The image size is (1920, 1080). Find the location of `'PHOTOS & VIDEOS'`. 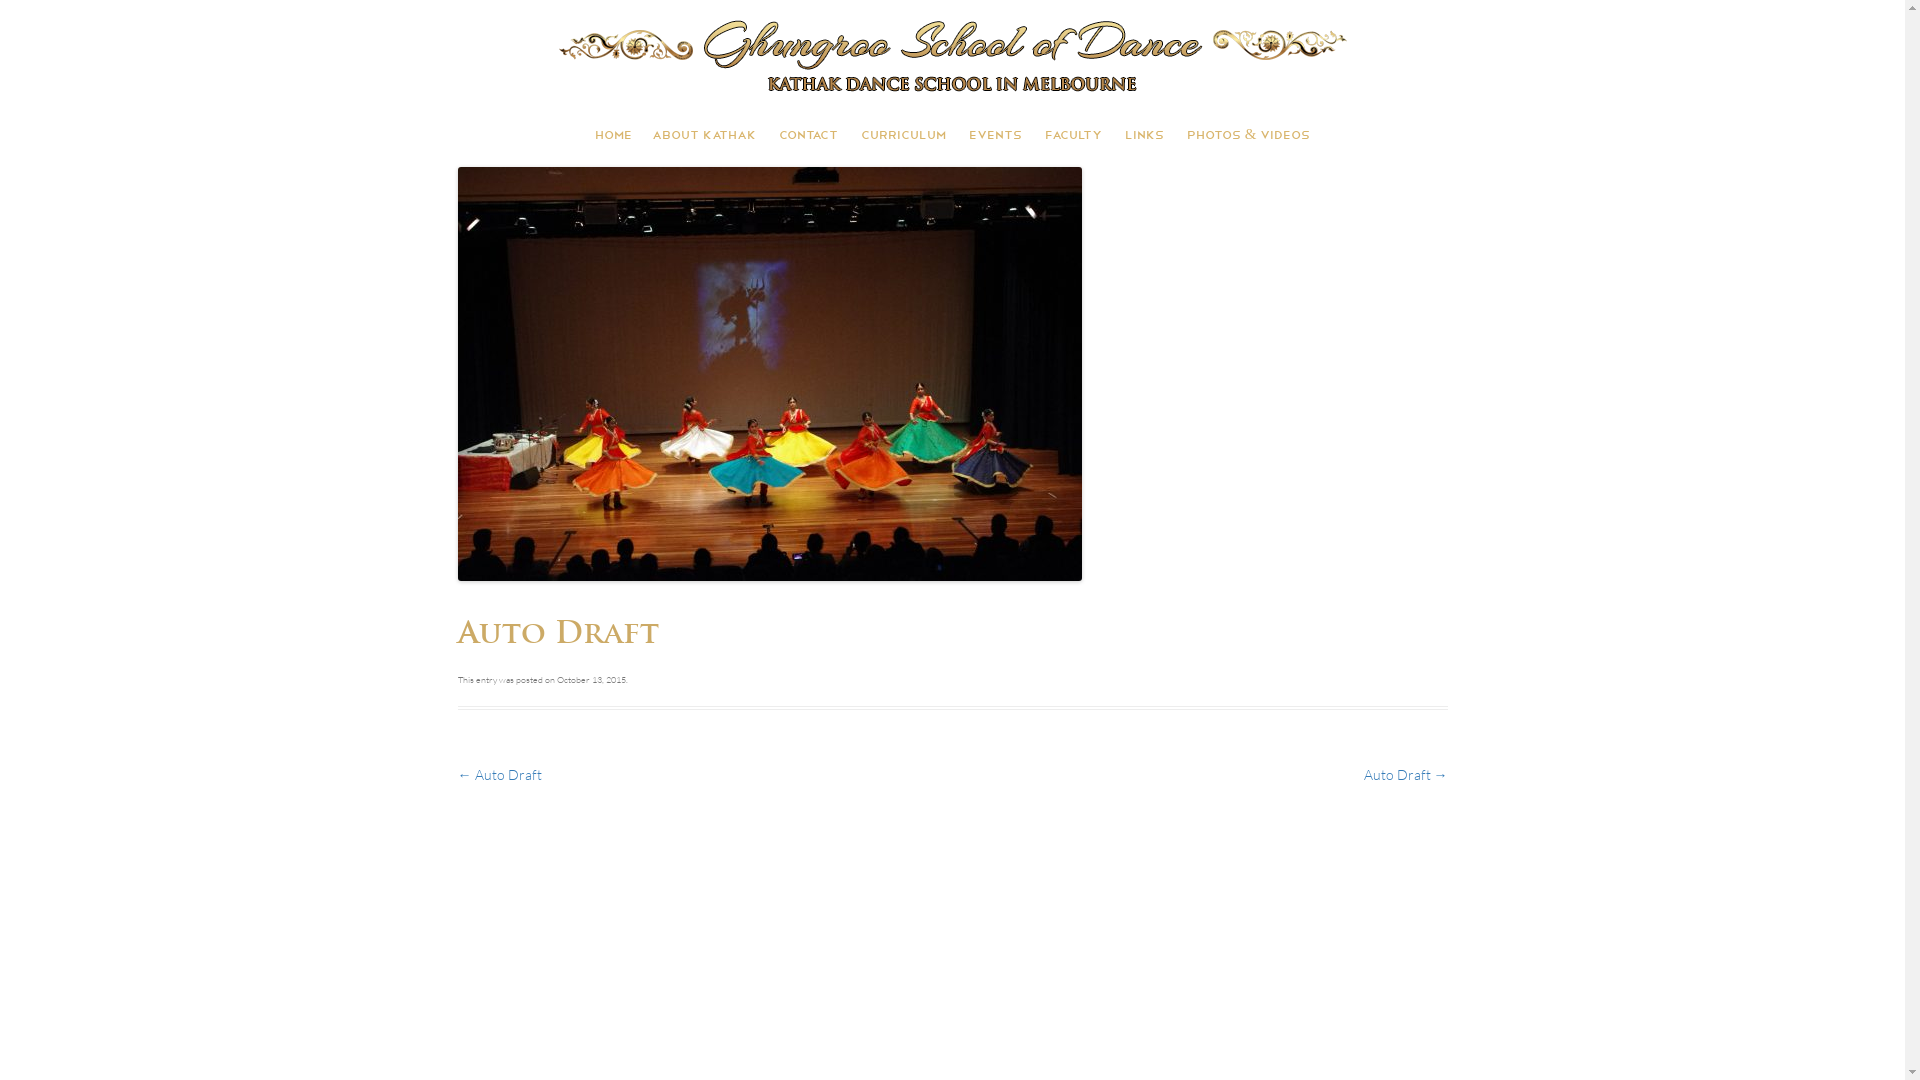

'PHOTOS & VIDEOS' is located at coordinates (1247, 134).